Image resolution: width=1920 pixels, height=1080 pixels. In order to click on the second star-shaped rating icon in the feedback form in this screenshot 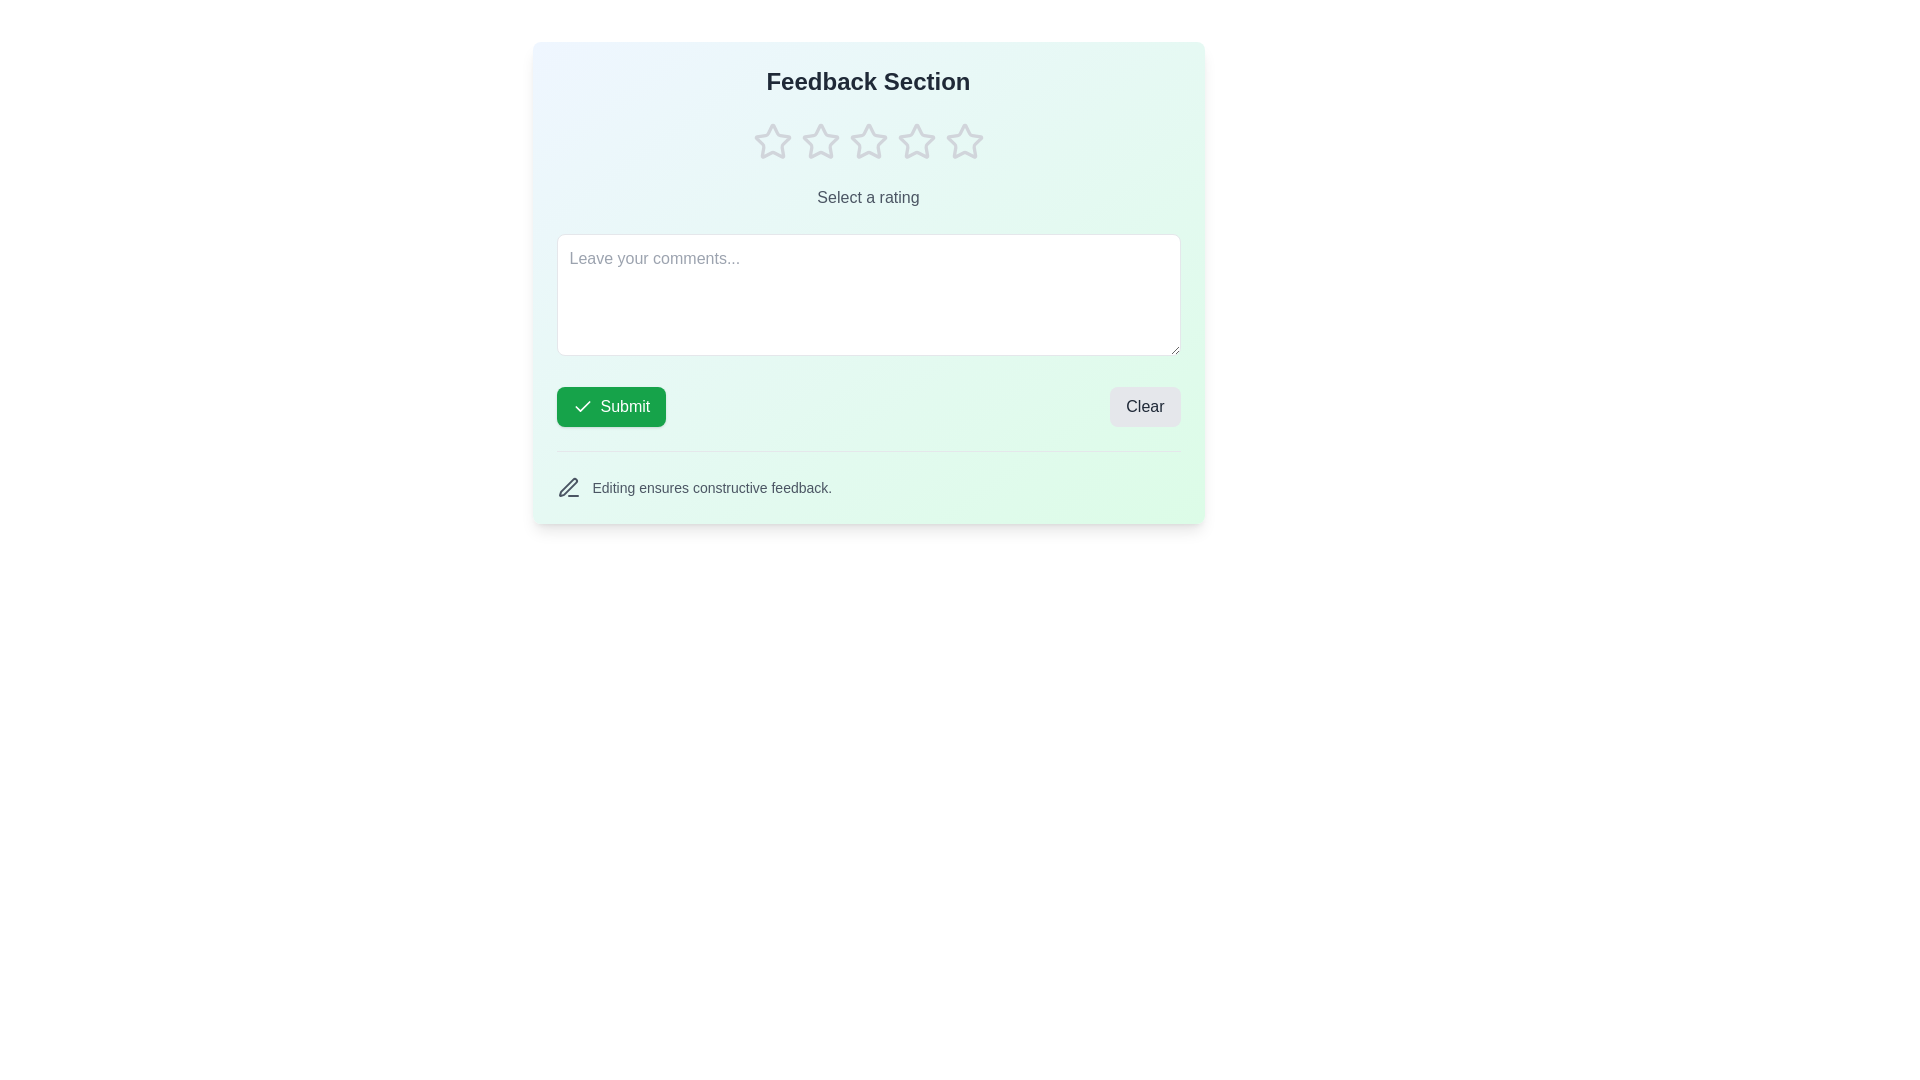, I will do `click(820, 140)`.